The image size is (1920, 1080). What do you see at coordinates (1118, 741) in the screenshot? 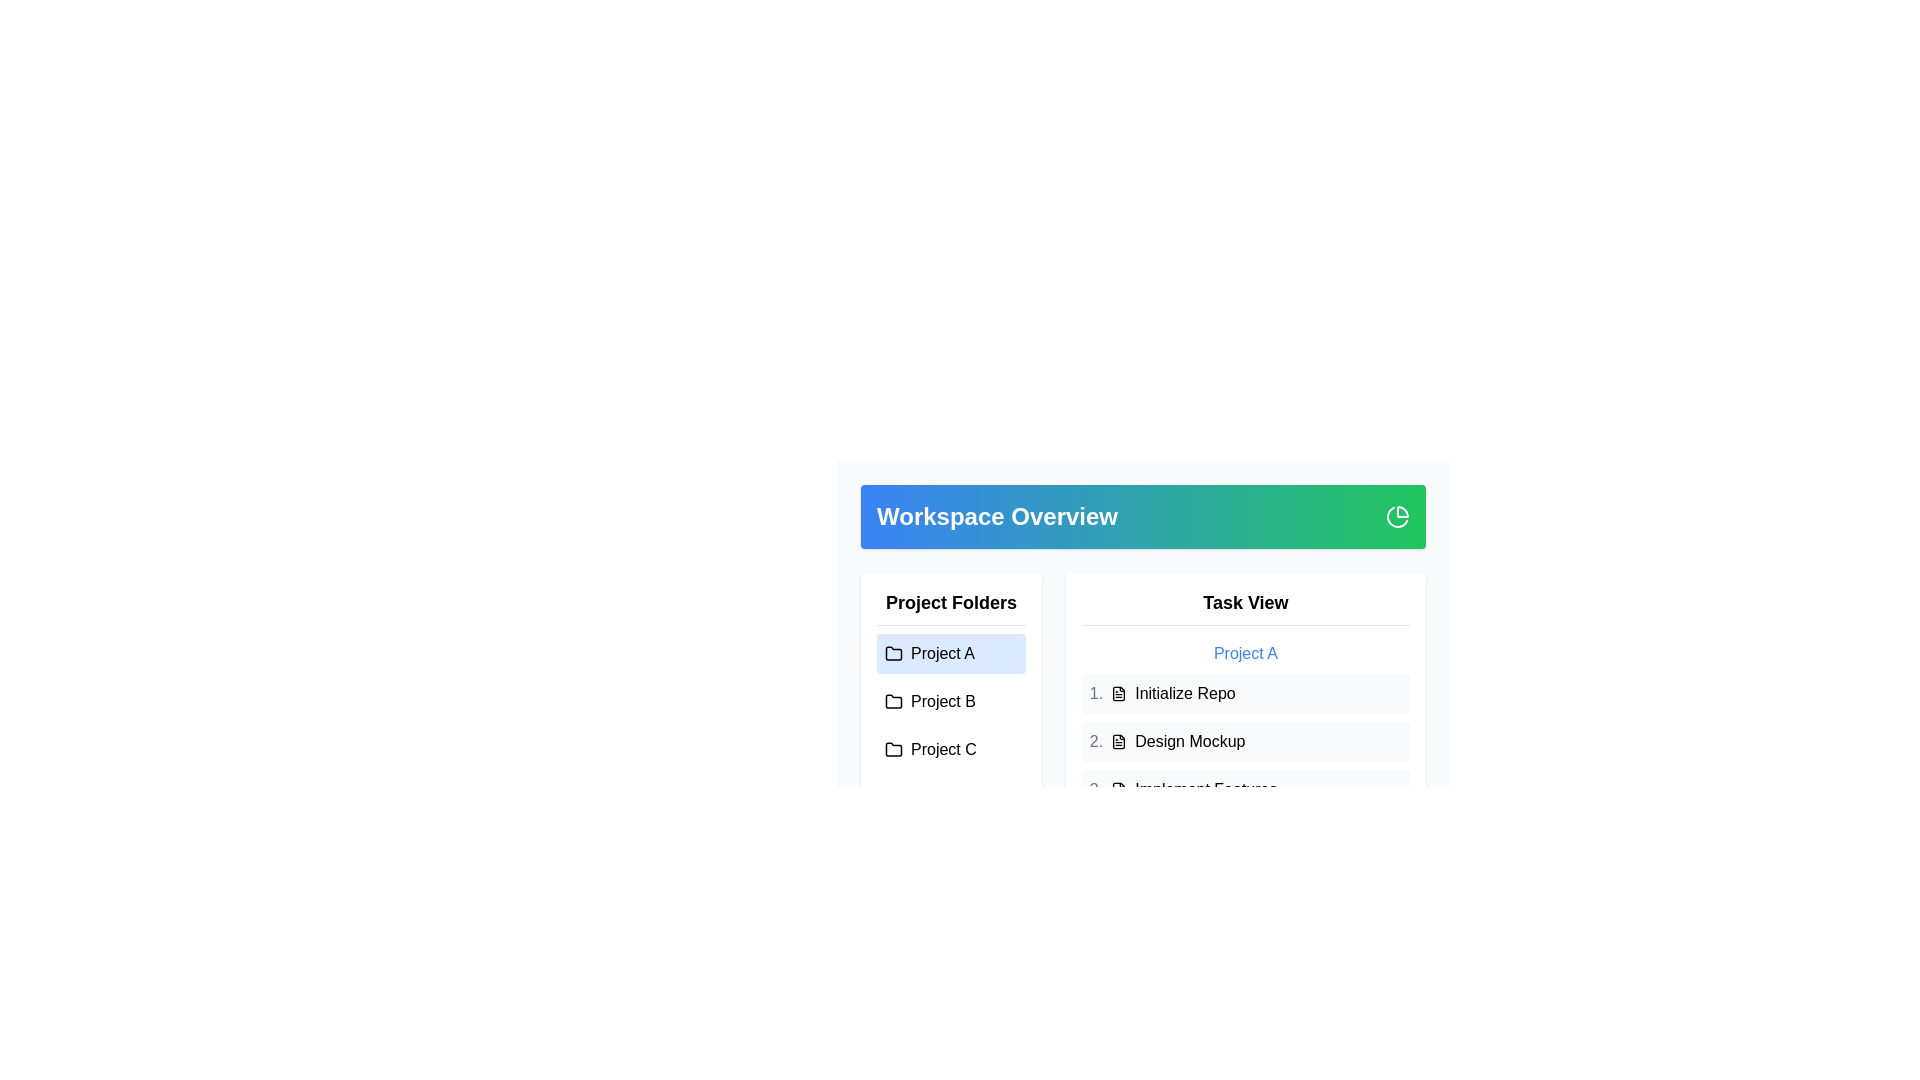
I see `the icon that signifies a document or file-related activity, located in the second item of the task list under 'Task View', to the right of '2.' and before 'Design Mockup'` at bounding box center [1118, 741].